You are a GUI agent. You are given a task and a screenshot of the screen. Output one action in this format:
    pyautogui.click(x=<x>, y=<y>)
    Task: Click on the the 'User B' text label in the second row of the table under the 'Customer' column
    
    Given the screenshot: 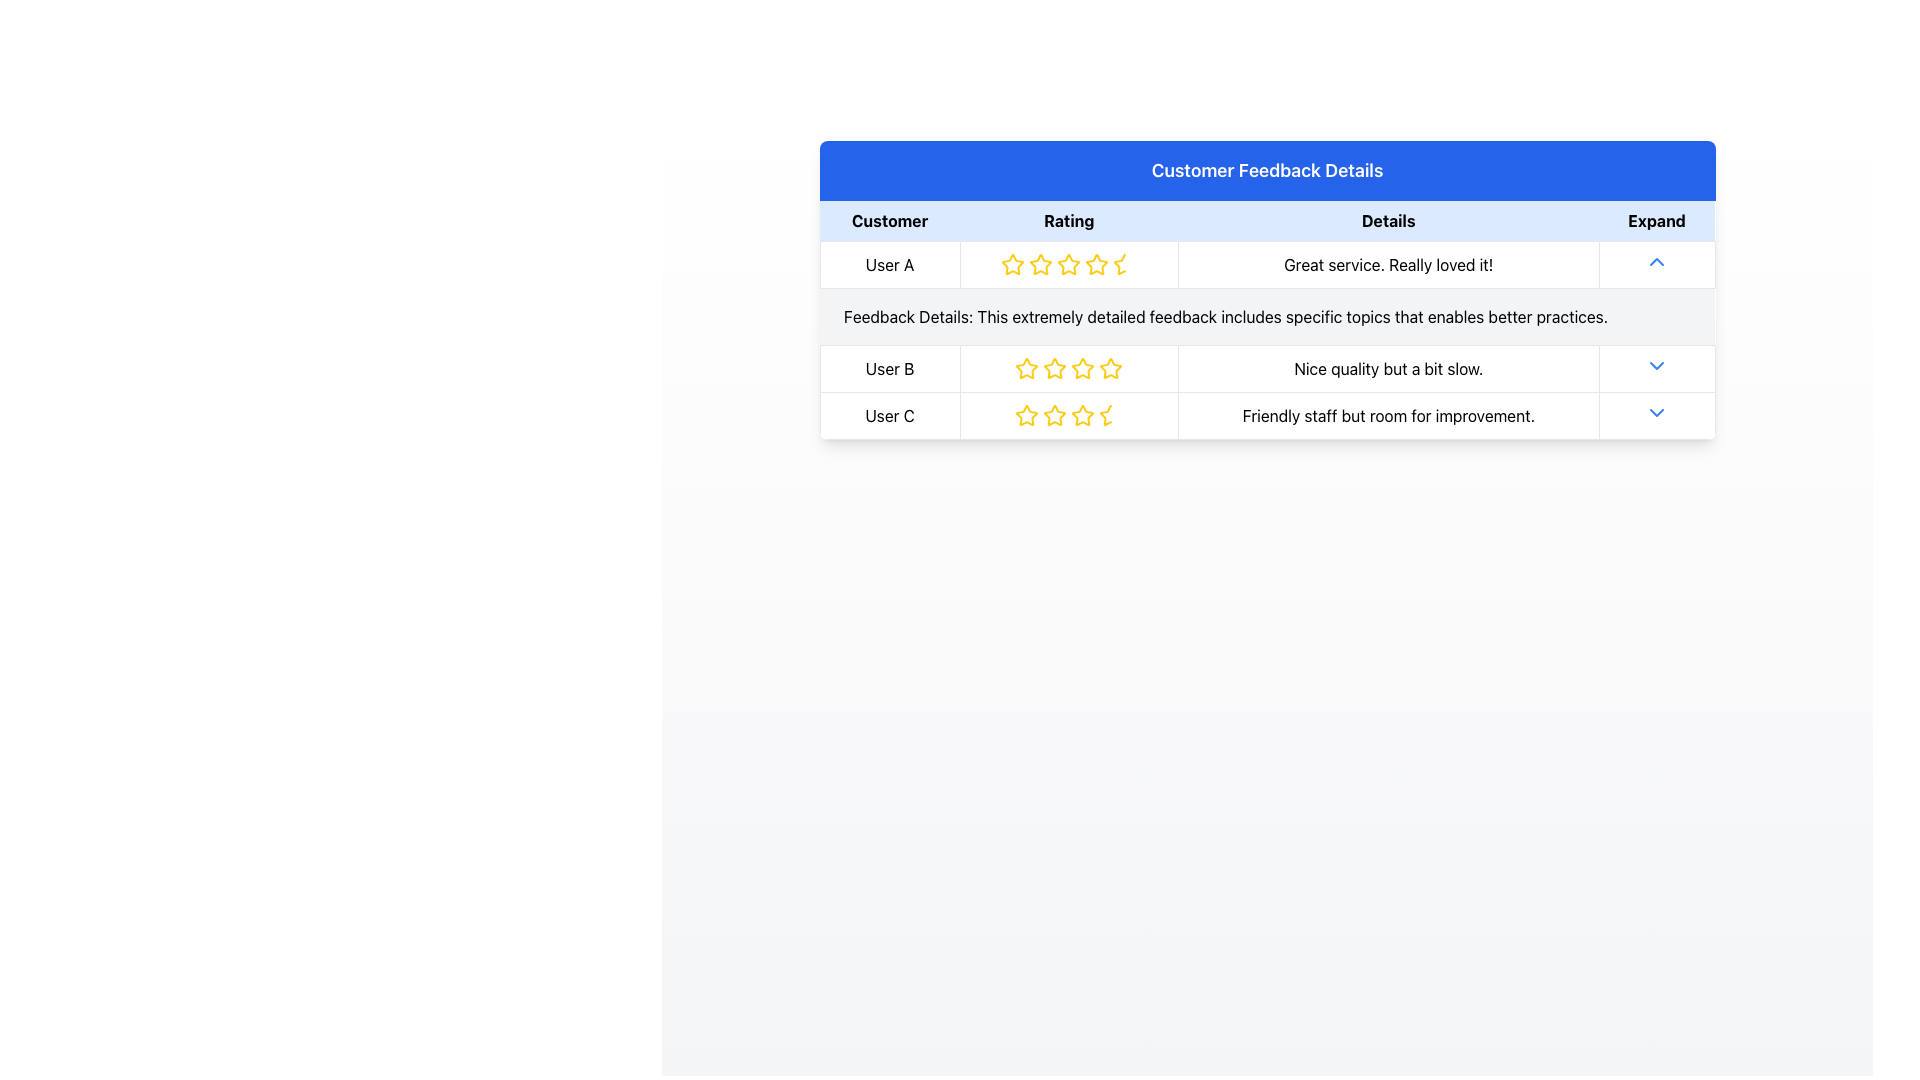 What is the action you would take?
    pyautogui.click(x=889, y=369)
    